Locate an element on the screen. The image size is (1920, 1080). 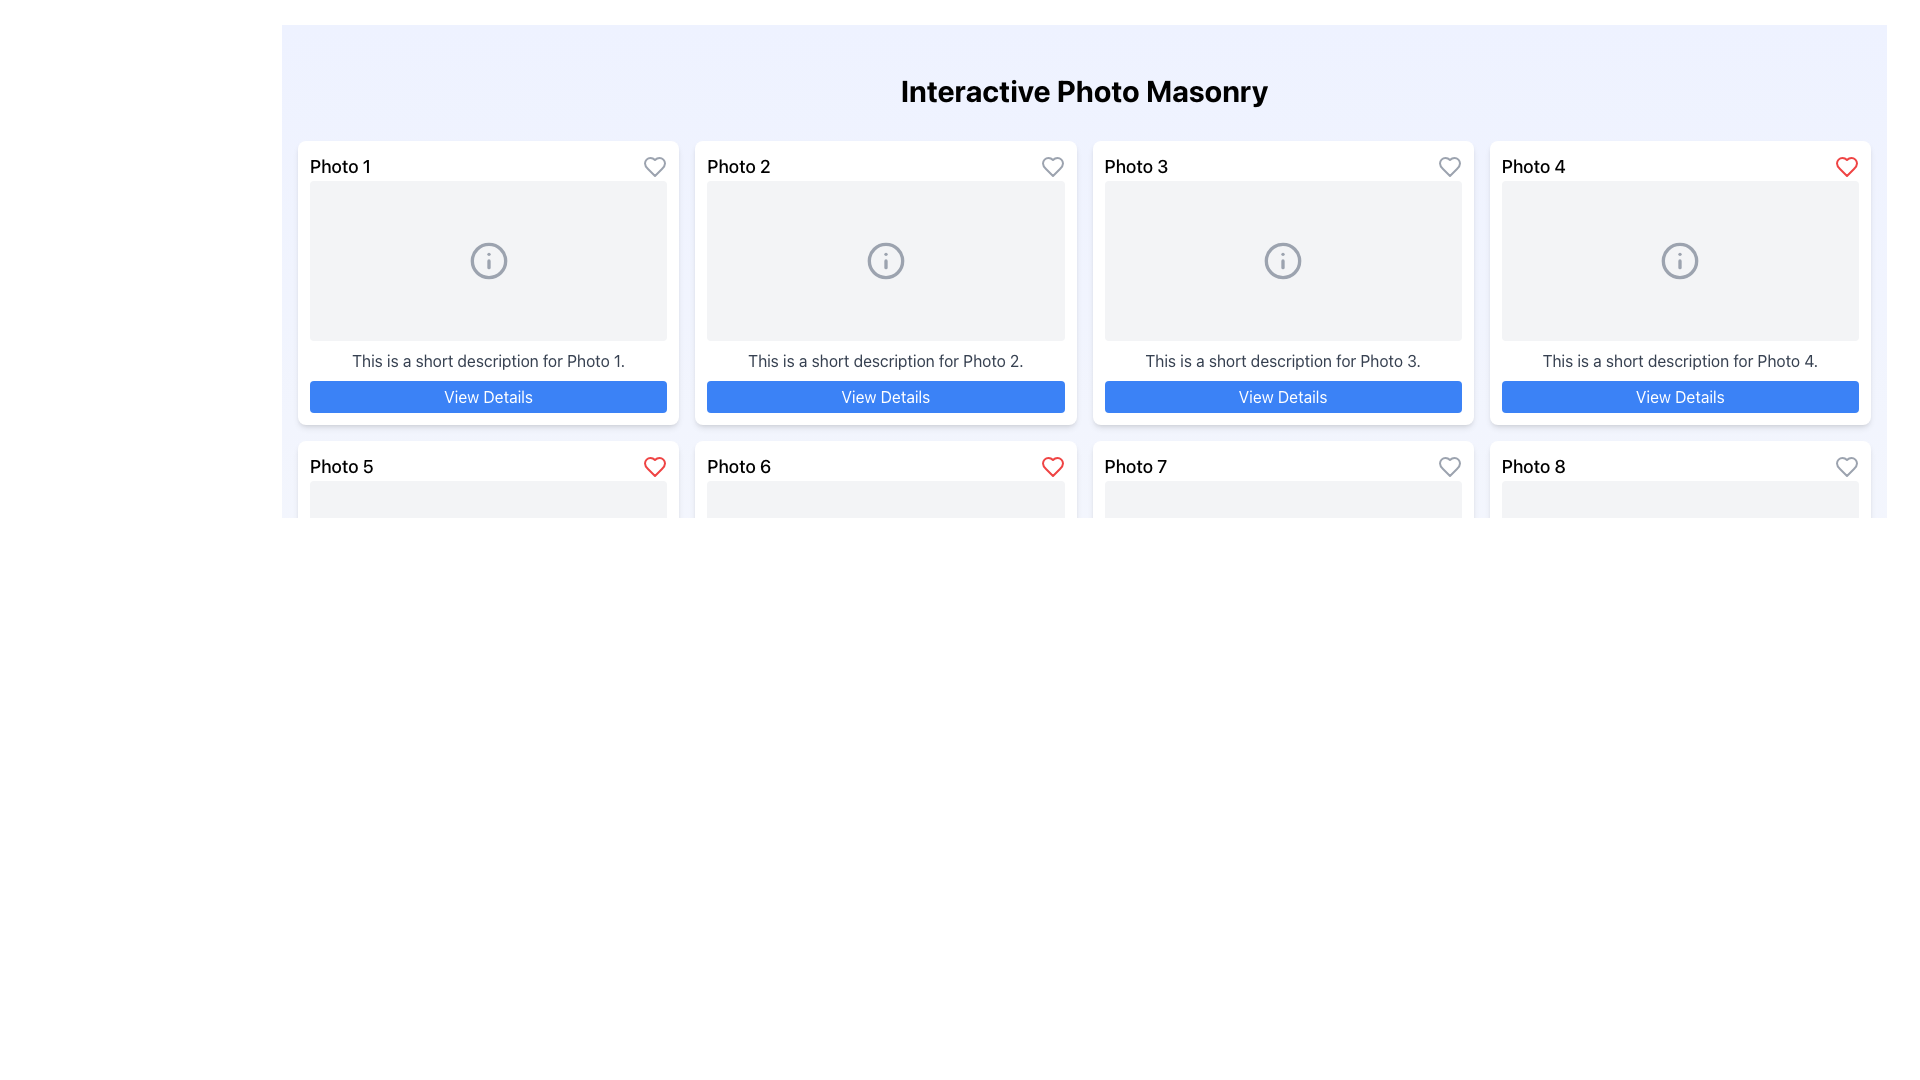
the text block containing 'This is a short description for Photo 3.' located below the image section of Photo 3 is located at coordinates (1283, 361).